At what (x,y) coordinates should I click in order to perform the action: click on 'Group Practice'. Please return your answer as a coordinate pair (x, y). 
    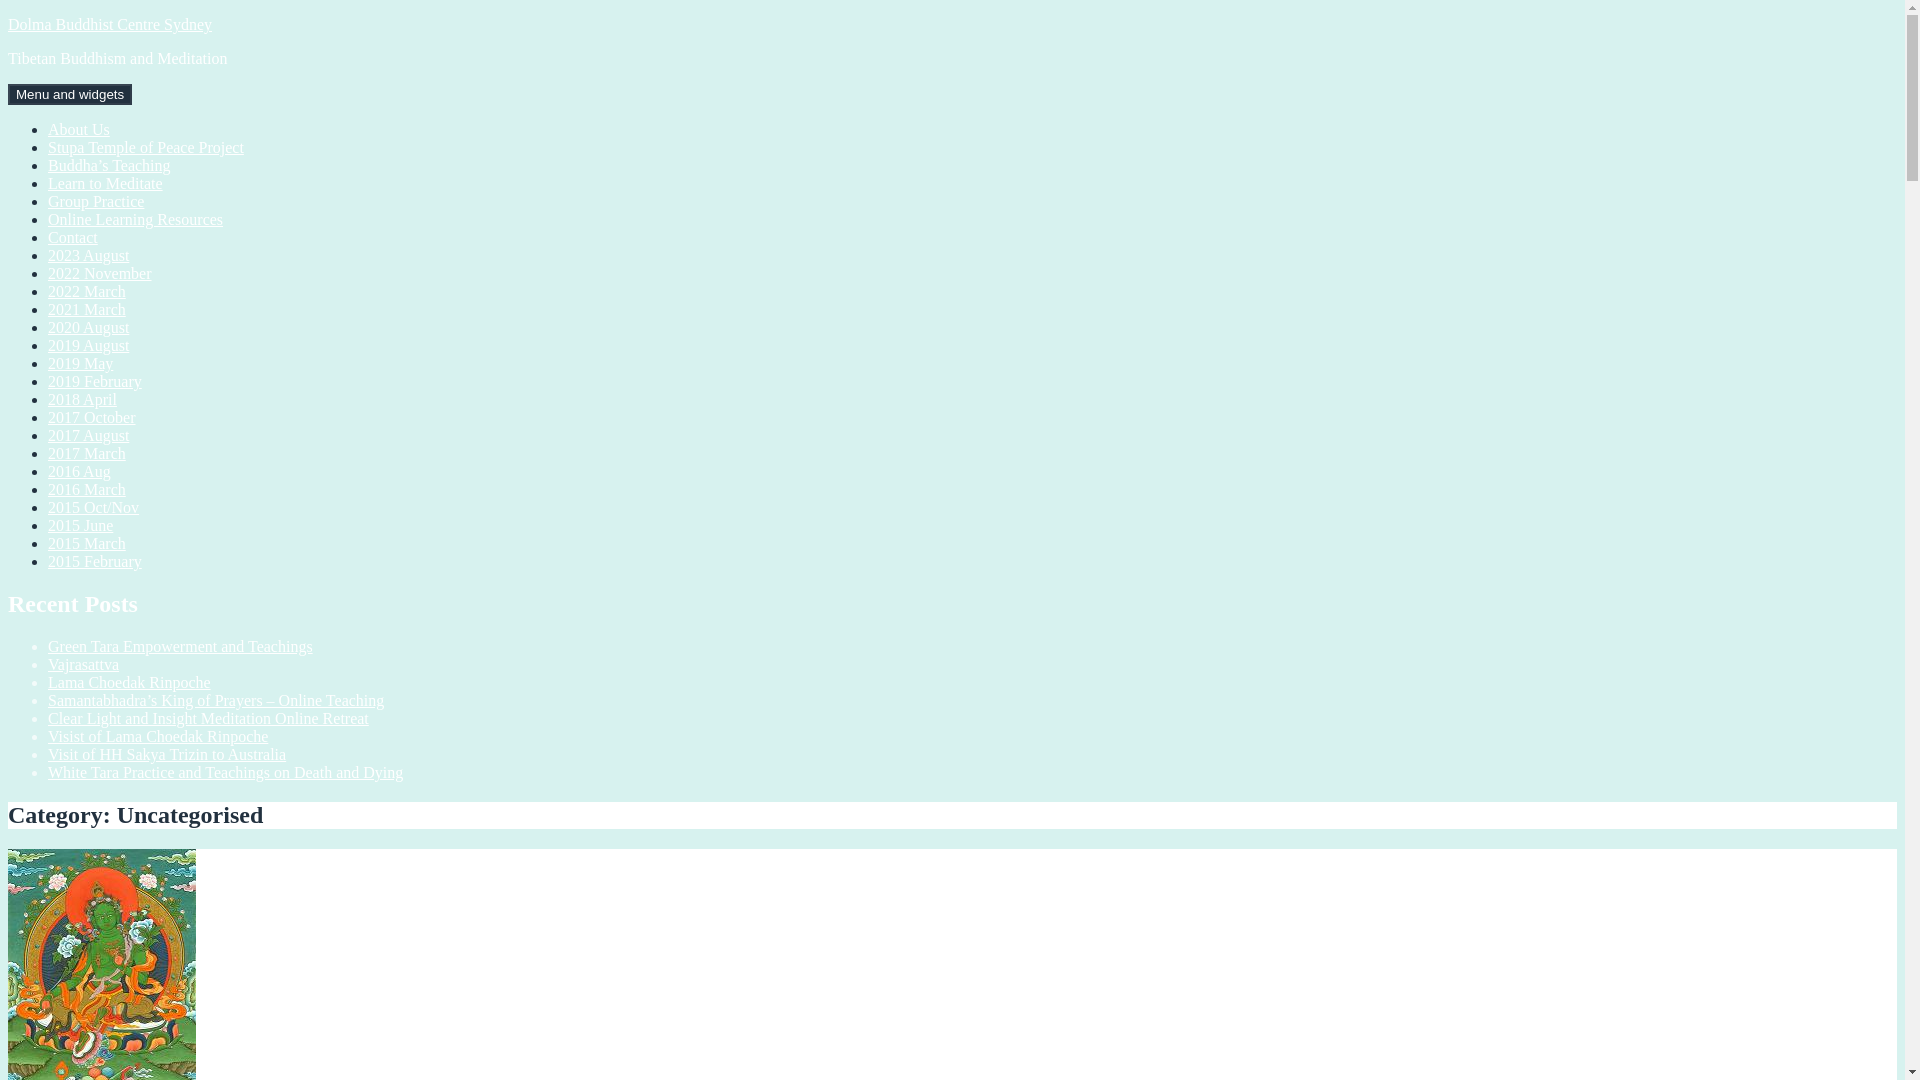
    Looking at the image, I should click on (95, 201).